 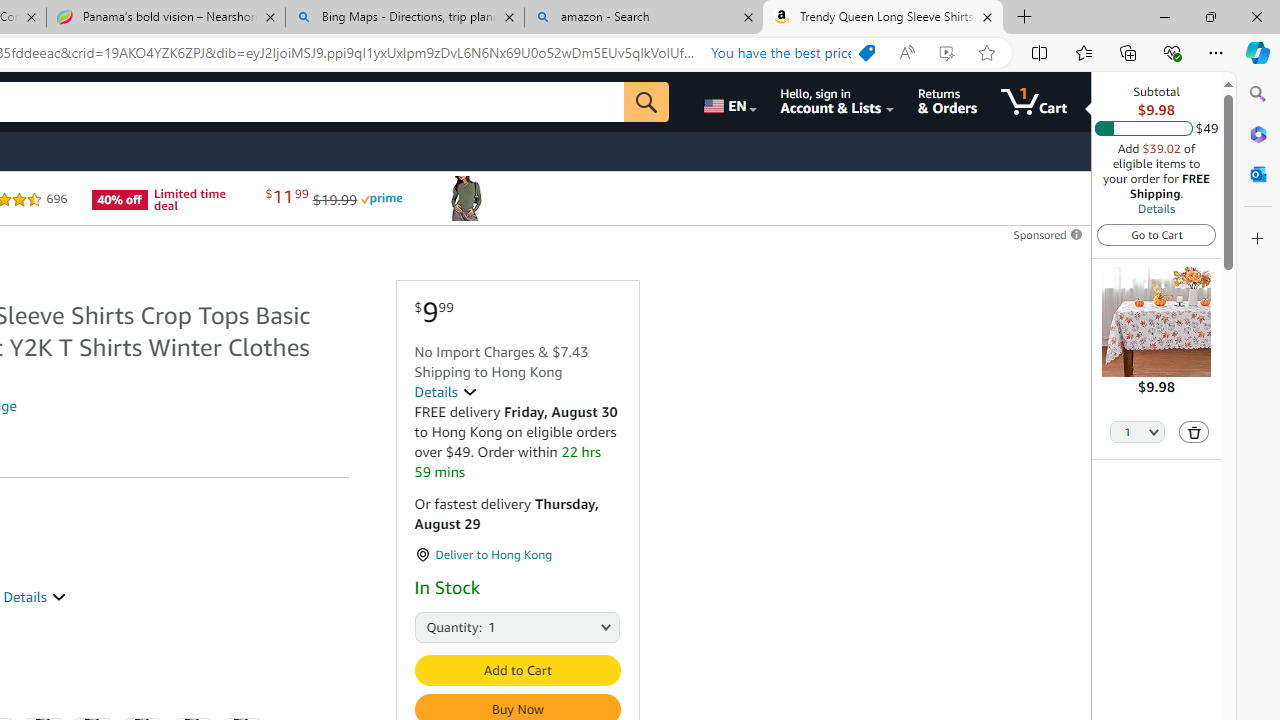 What do you see at coordinates (647, 101) in the screenshot?
I see `'Go'` at bounding box center [647, 101].